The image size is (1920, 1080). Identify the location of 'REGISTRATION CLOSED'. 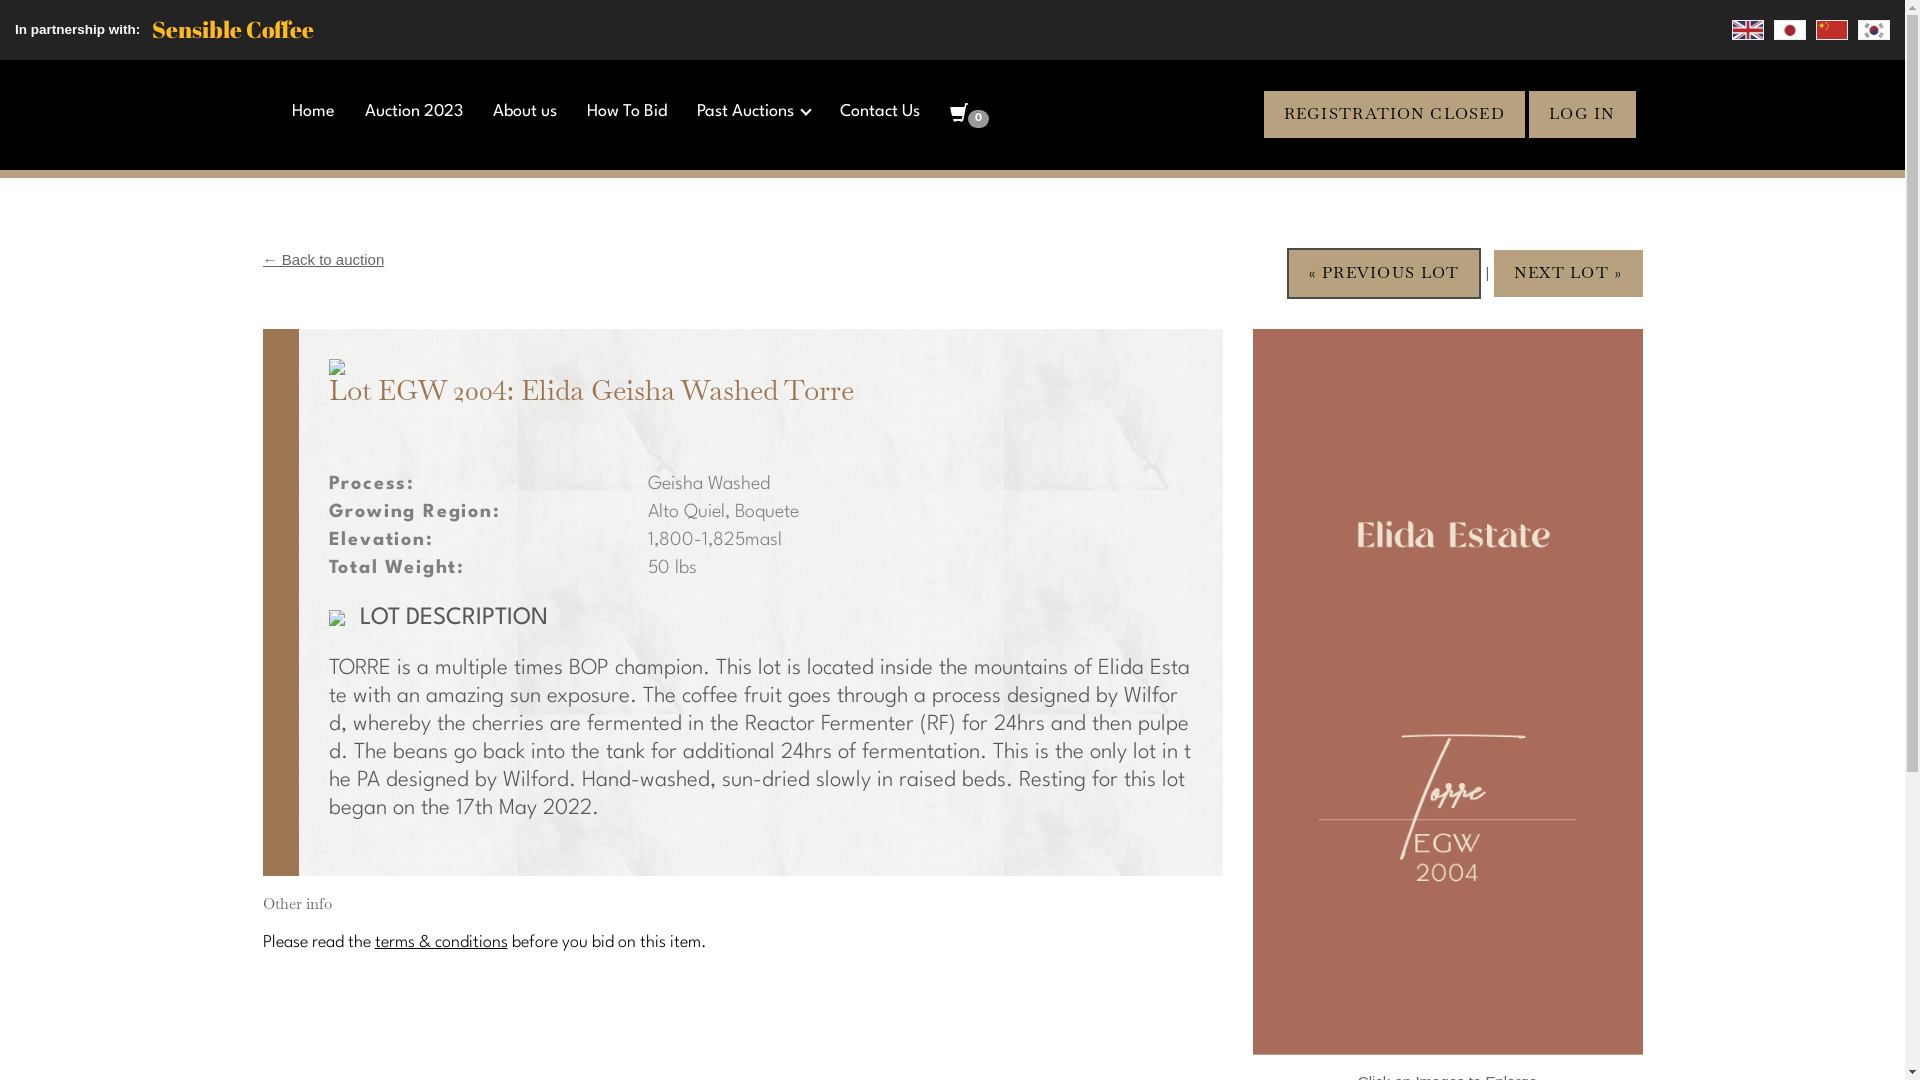
(1393, 114).